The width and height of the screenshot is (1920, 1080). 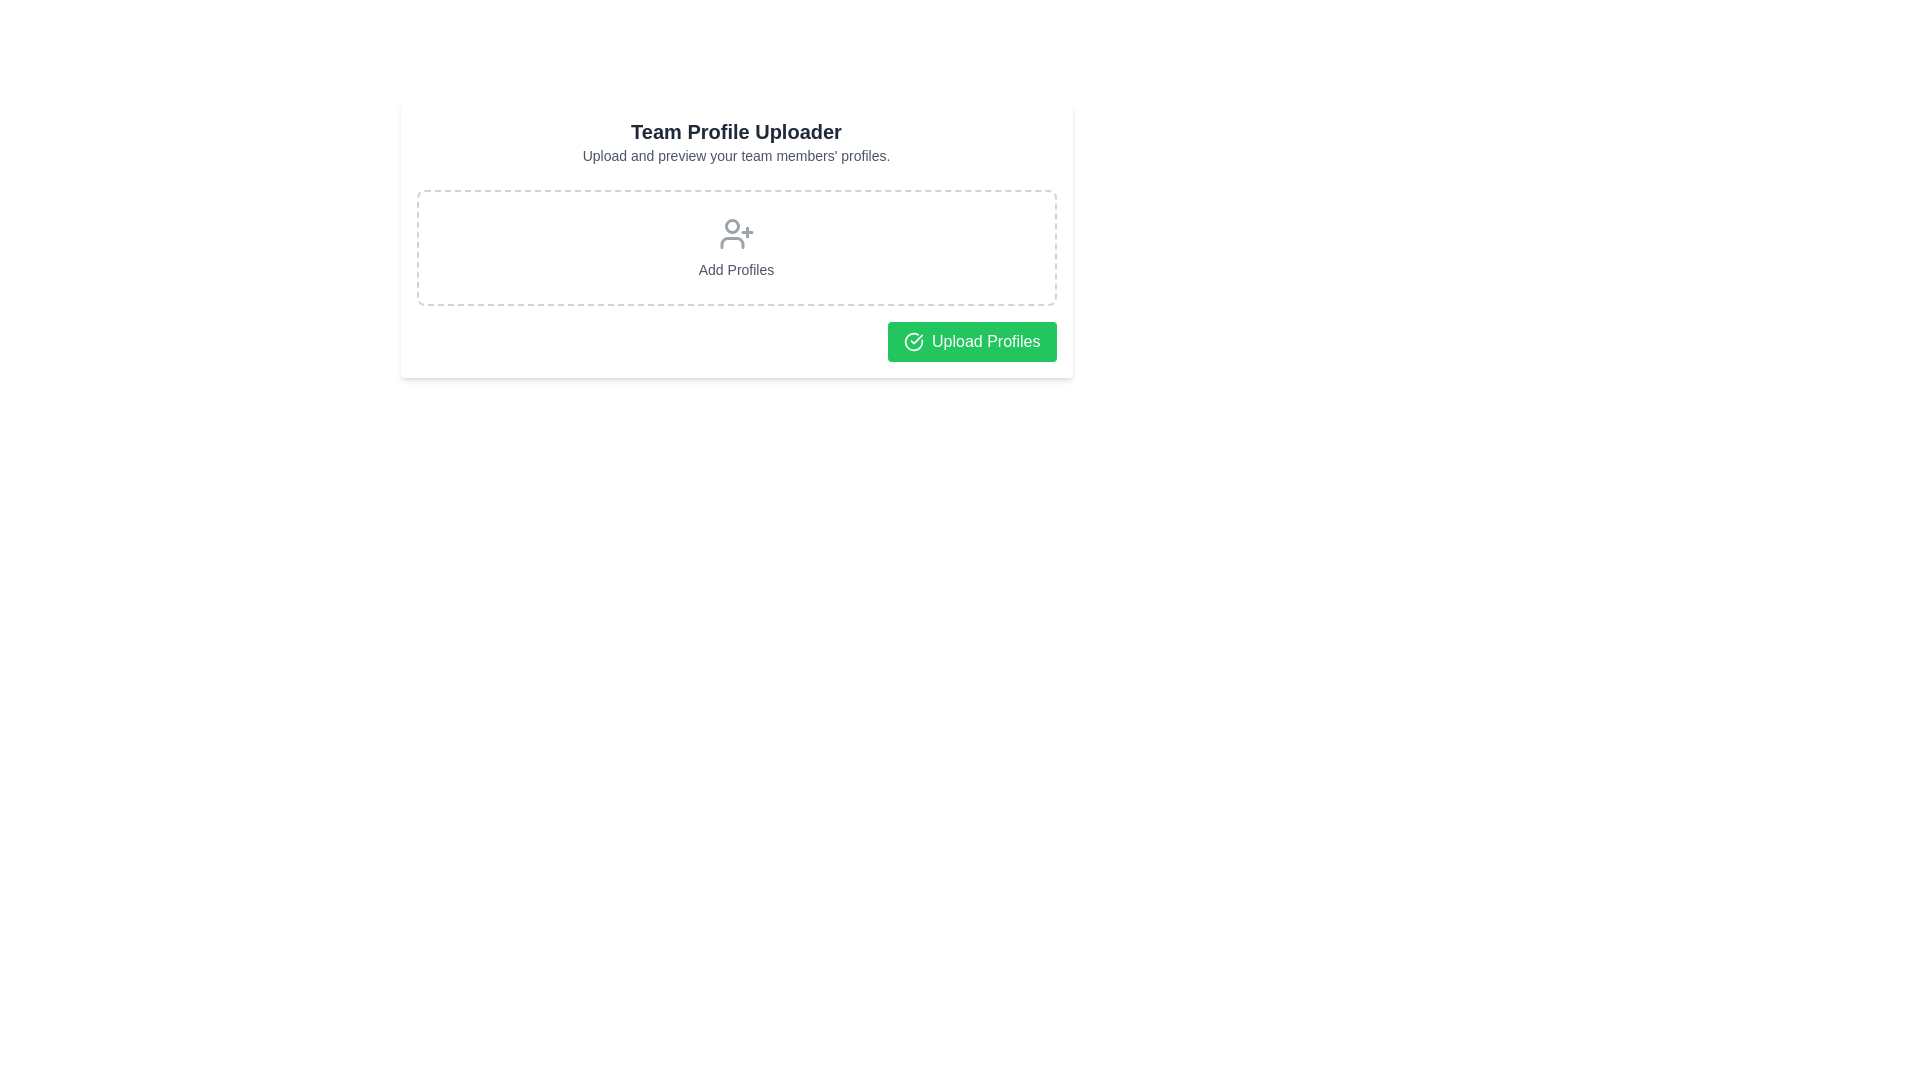 What do you see at coordinates (735, 154) in the screenshot?
I see `the text label displaying 'Upload and preview your team members' profiles.' located directly below the title 'Team Profile Uploader.'` at bounding box center [735, 154].